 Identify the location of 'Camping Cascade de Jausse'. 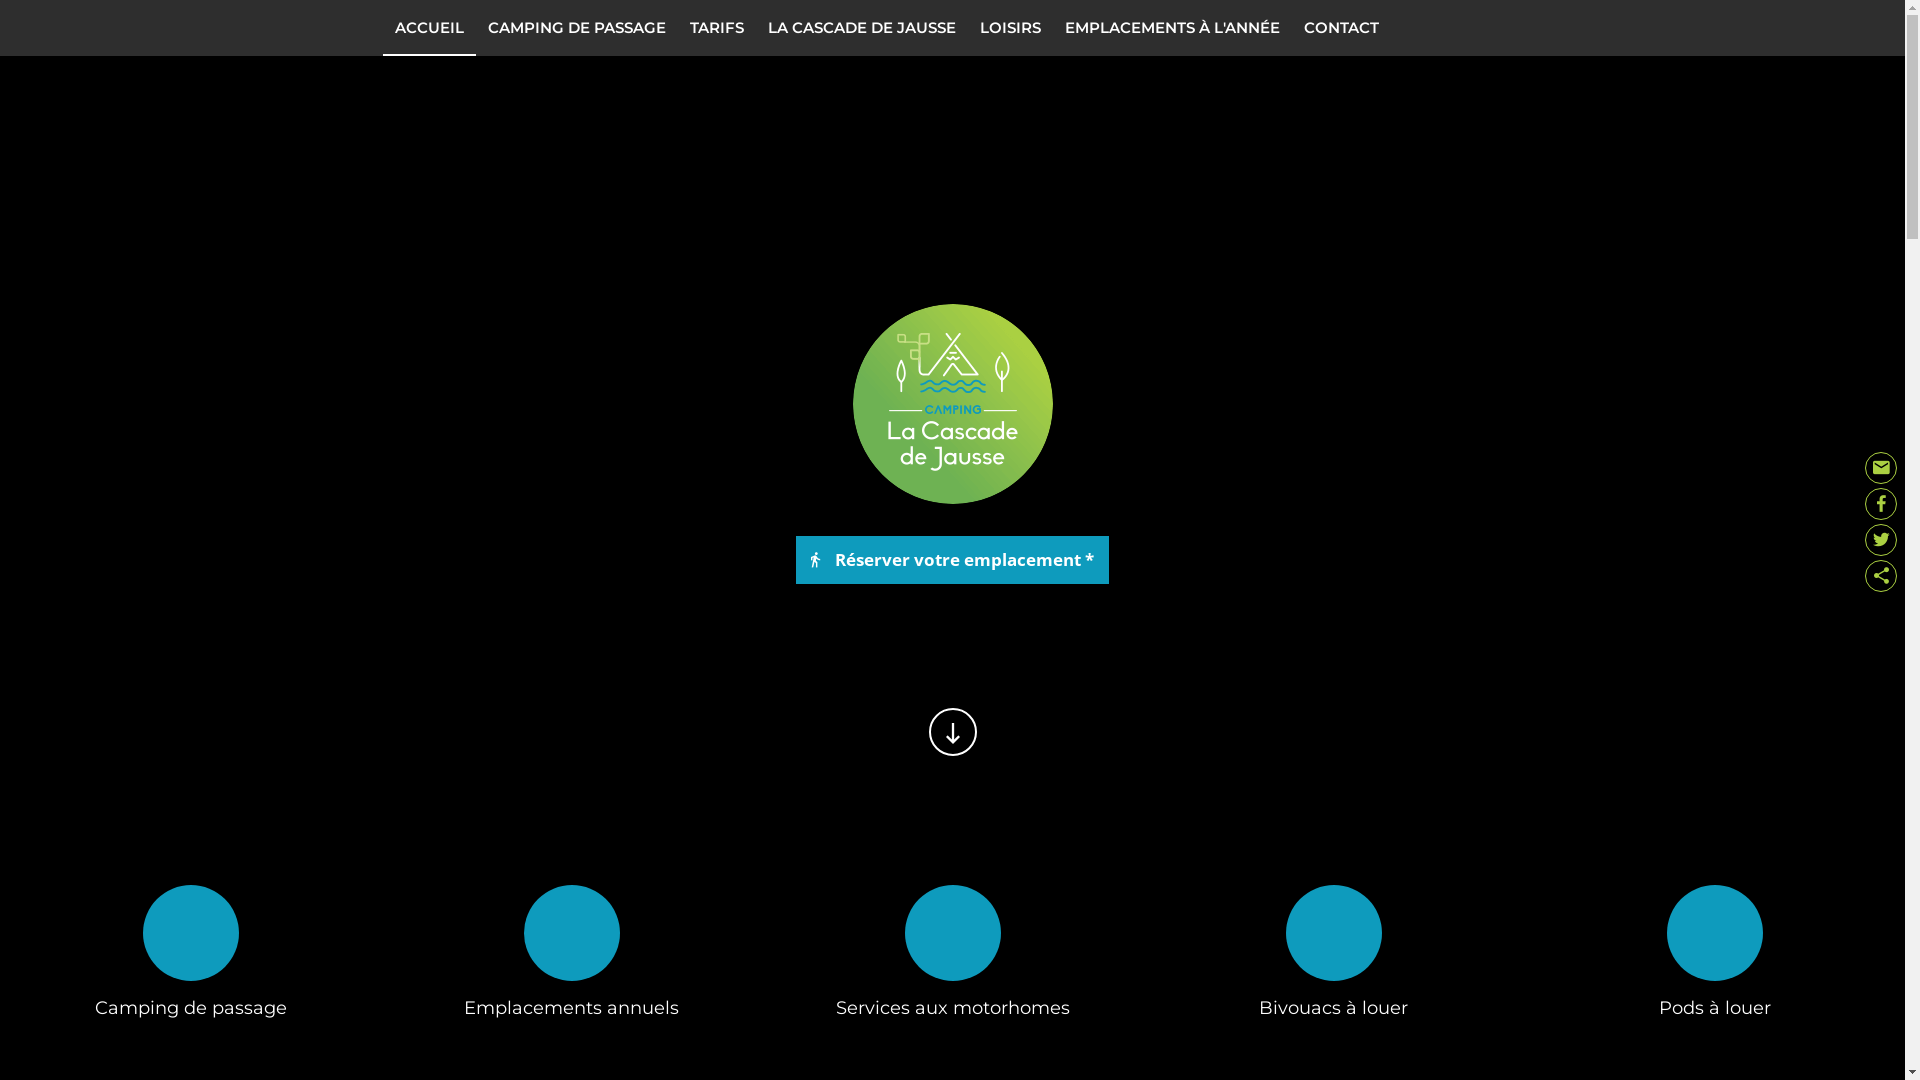
(950, 404).